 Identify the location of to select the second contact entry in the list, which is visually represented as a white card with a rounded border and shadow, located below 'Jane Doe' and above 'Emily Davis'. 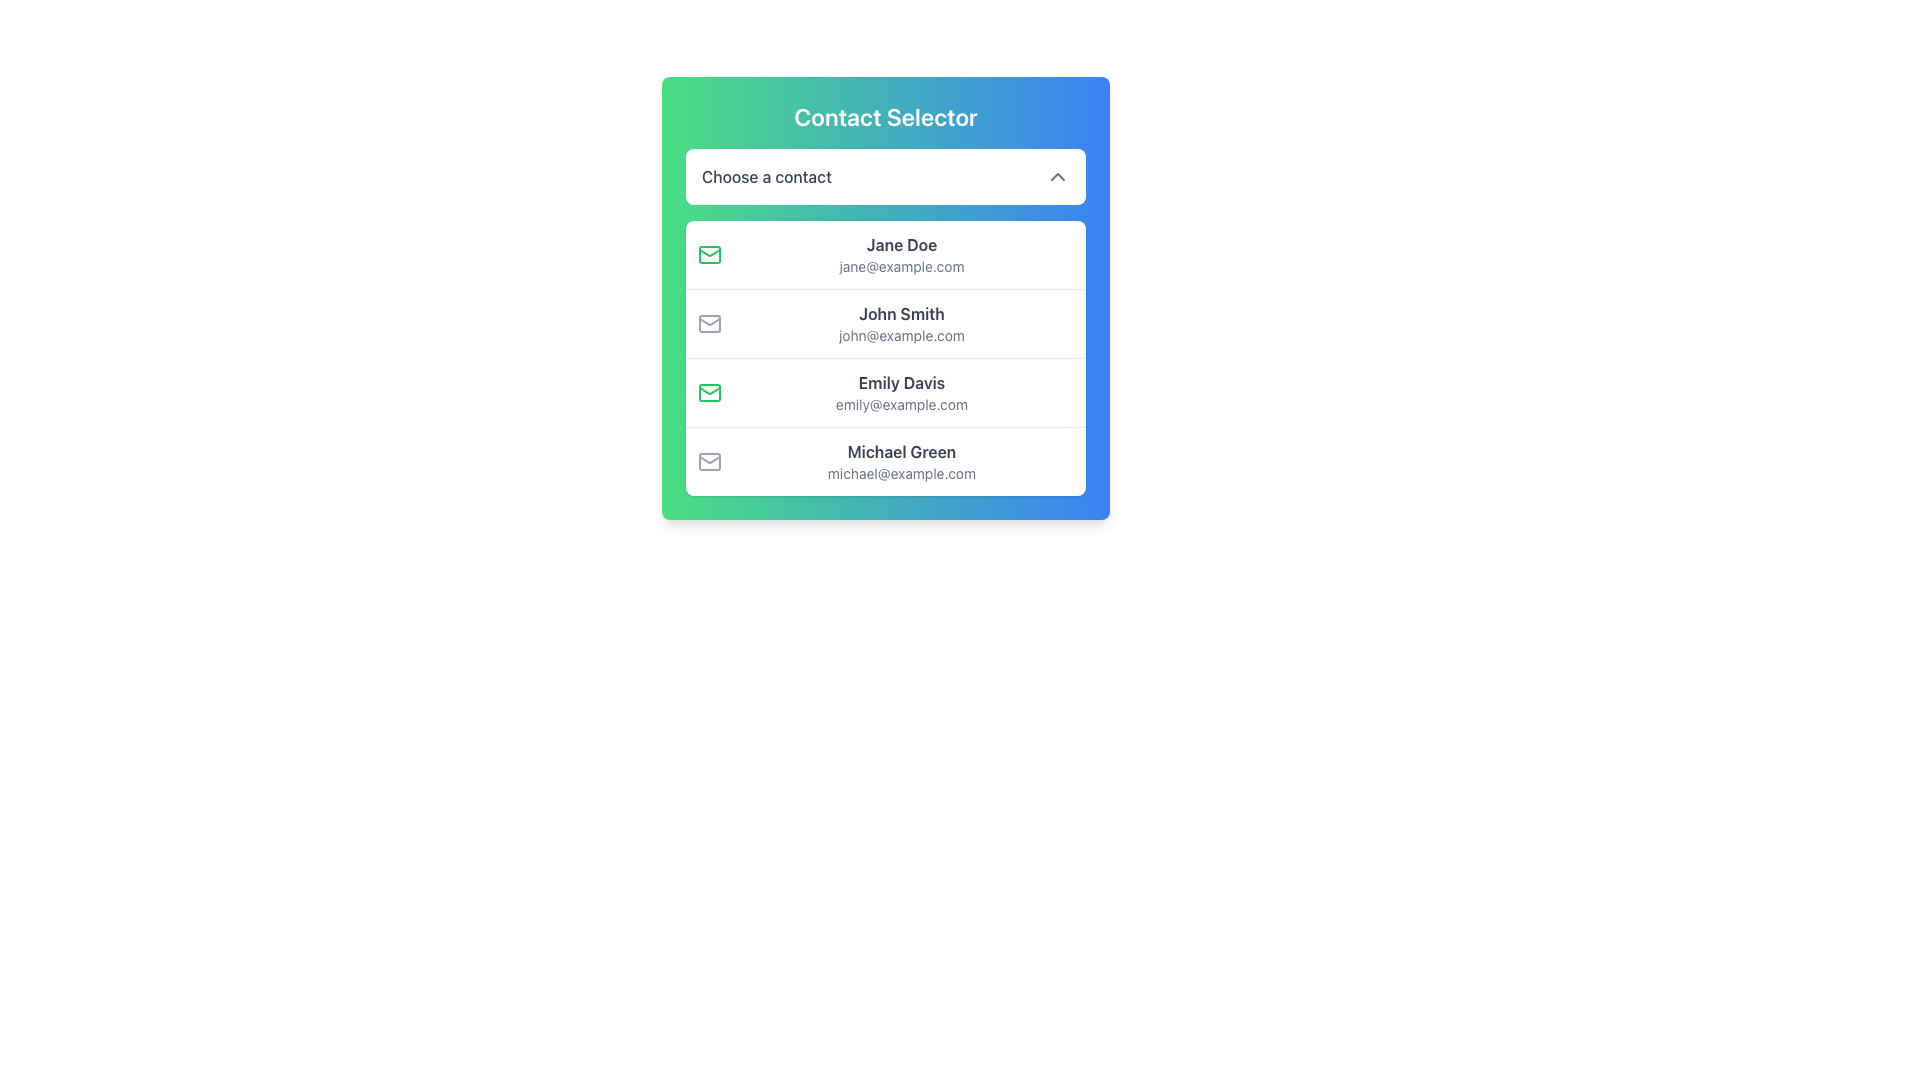
(885, 322).